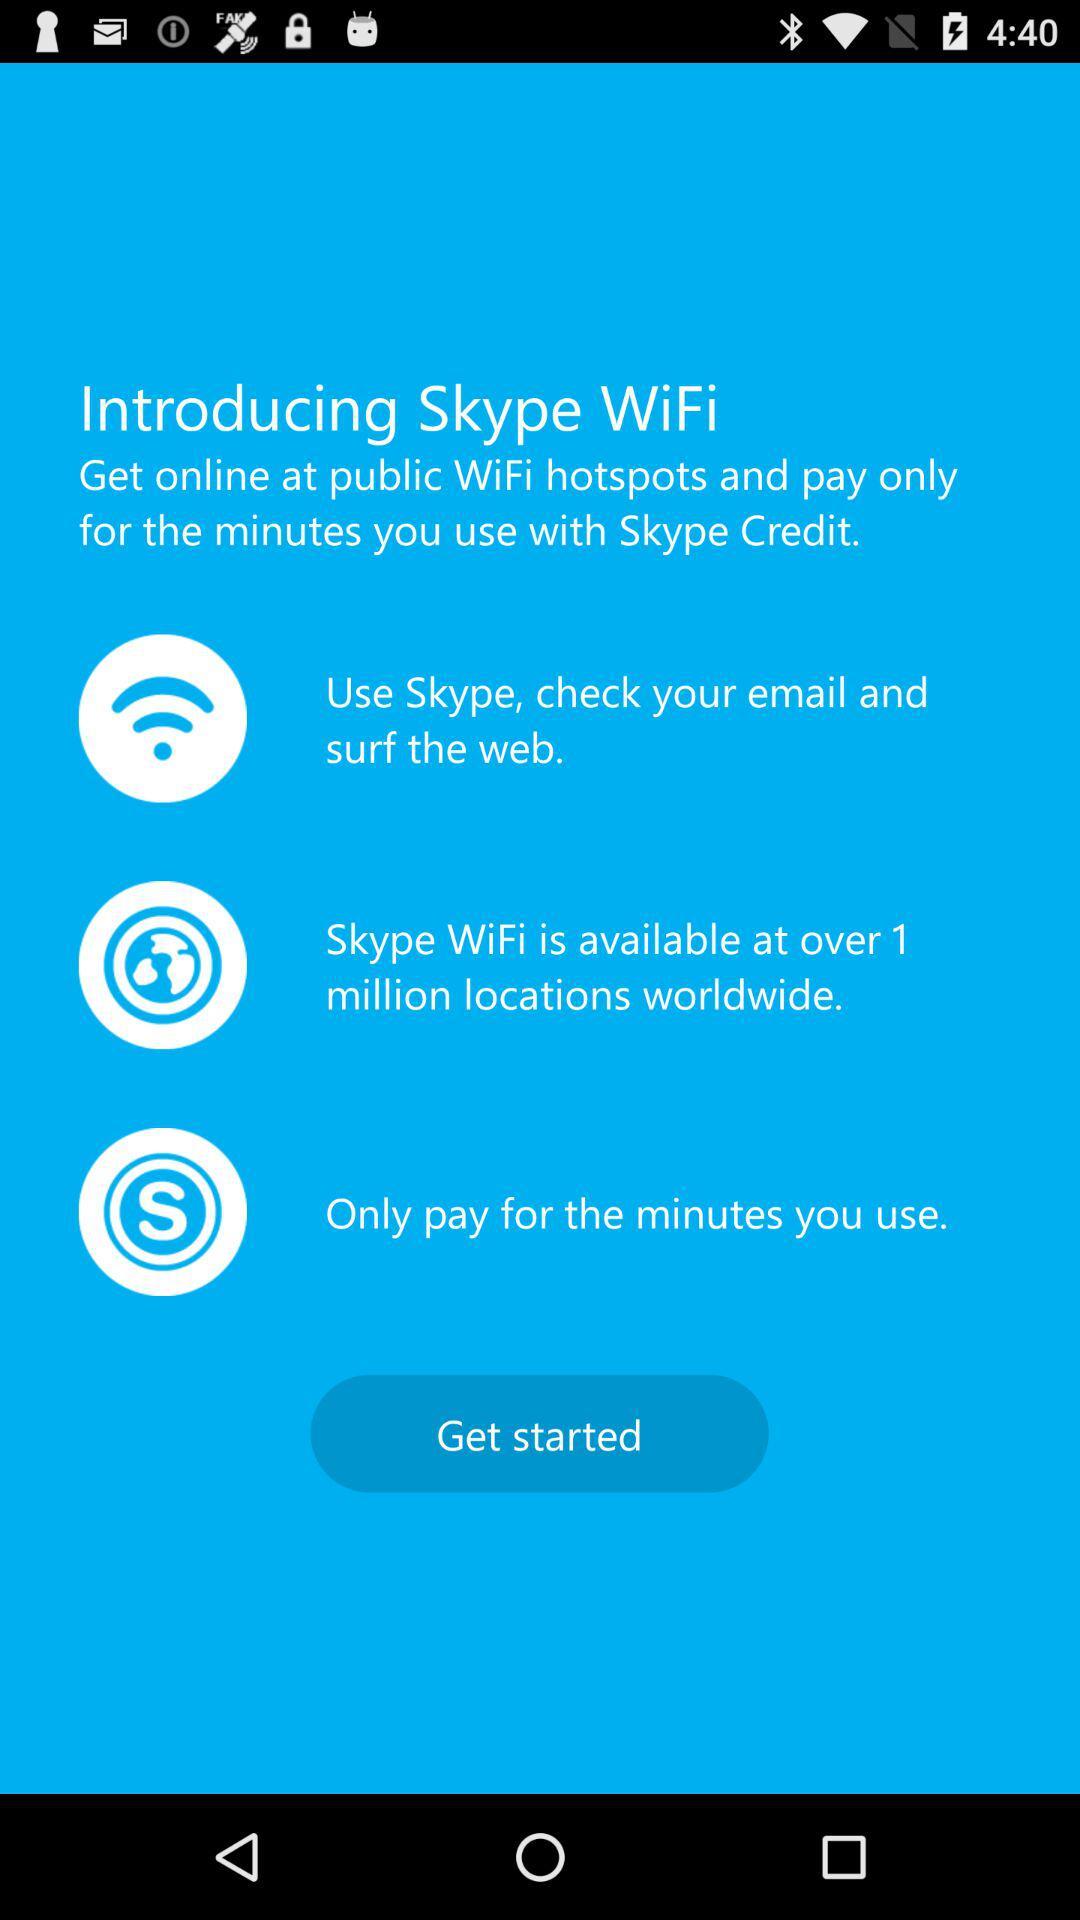 The image size is (1080, 1920). What do you see at coordinates (538, 1432) in the screenshot?
I see `icon below the only pay for` at bounding box center [538, 1432].